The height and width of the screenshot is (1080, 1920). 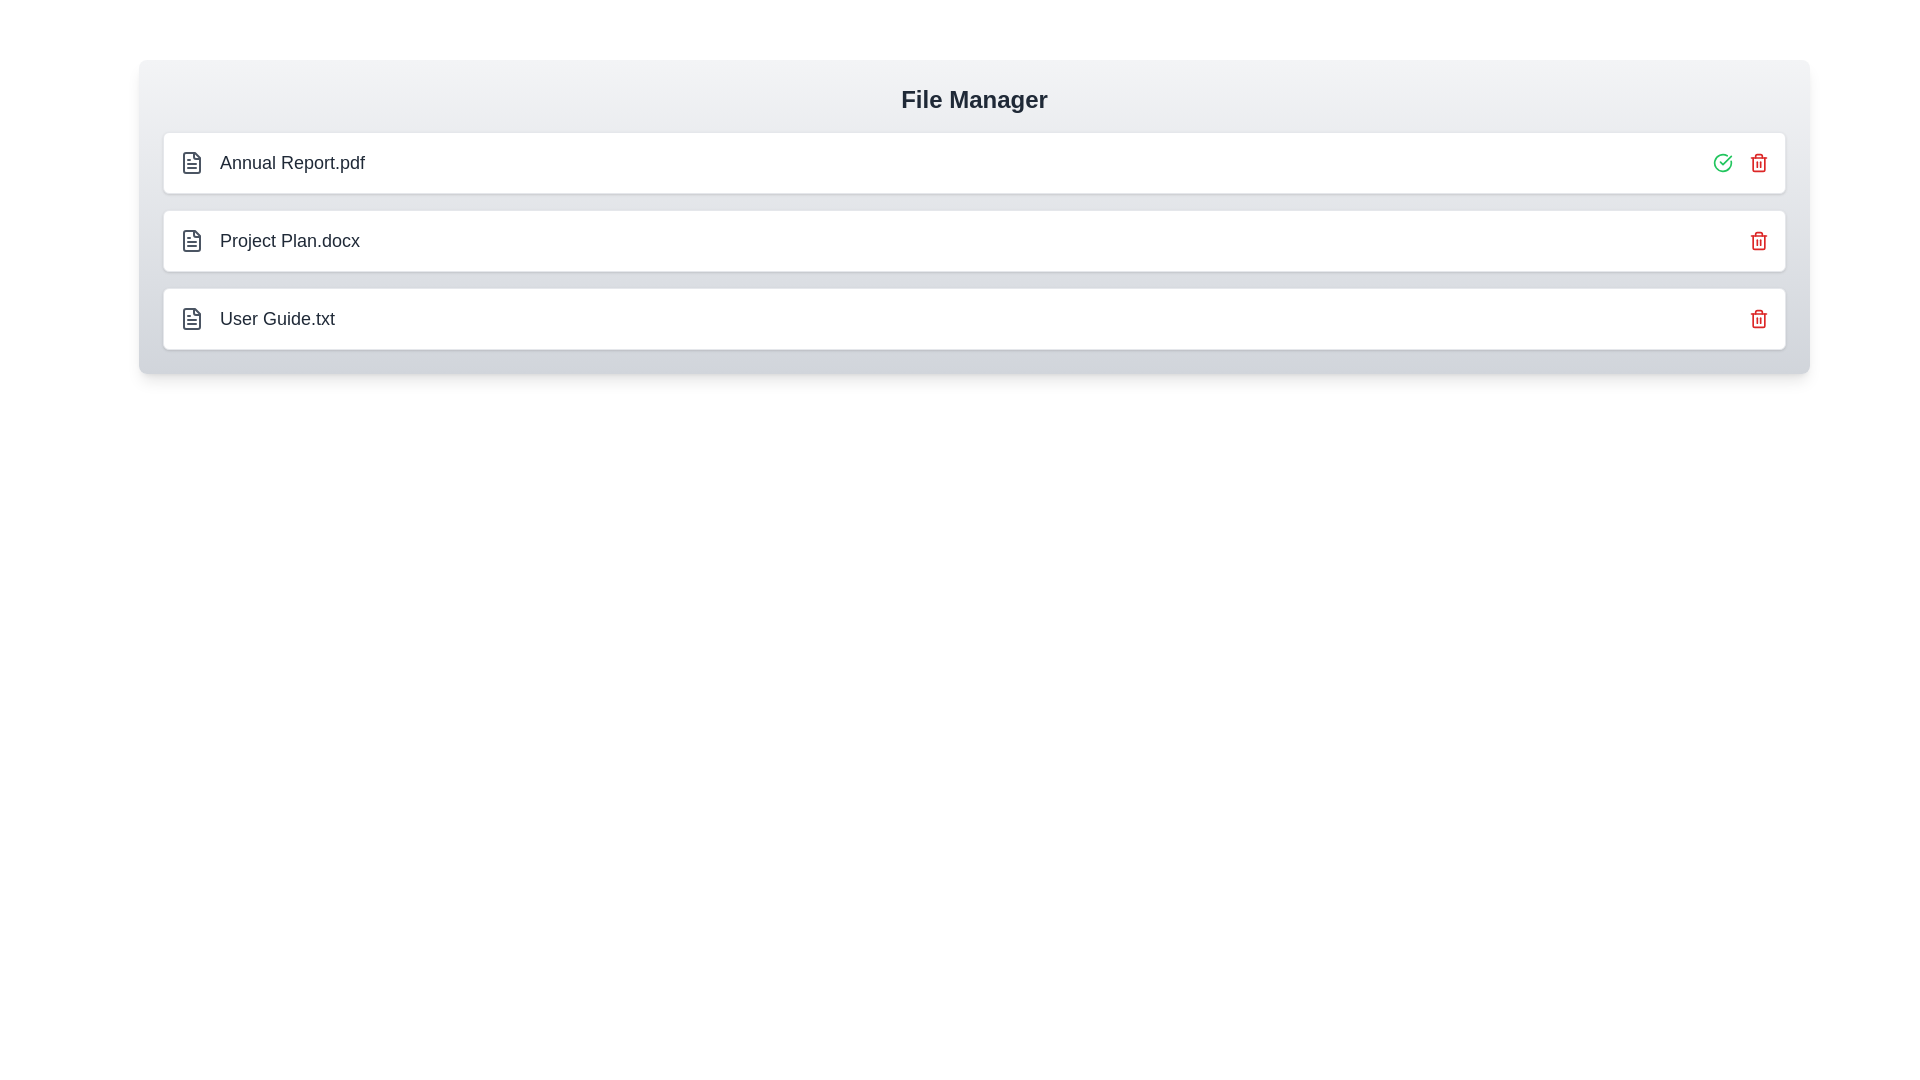 I want to click on the icon representing the document file 'Annual Report.pdf', so click(x=192, y=161).